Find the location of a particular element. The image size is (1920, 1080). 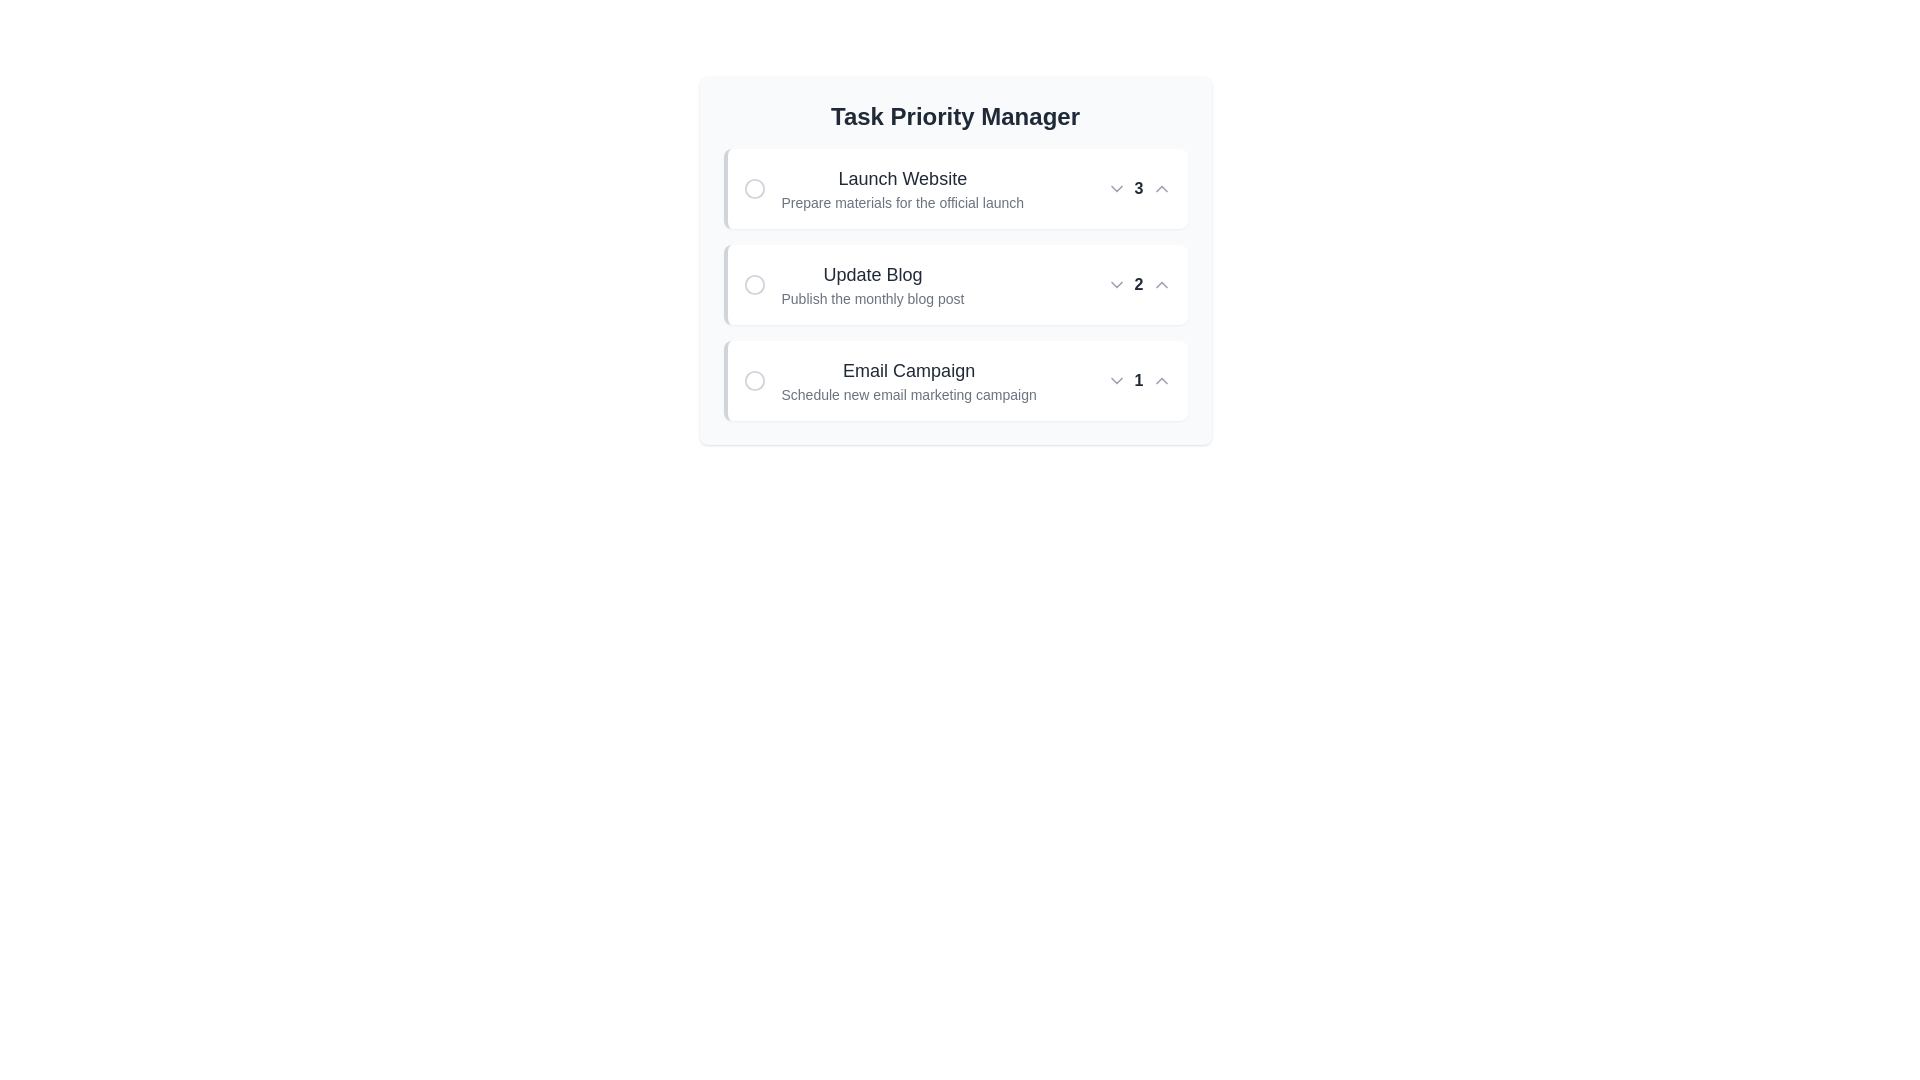

the interactive buttons in the second task entry of the 'Task Priority Manager' list to modify priorities is located at coordinates (954, 260).